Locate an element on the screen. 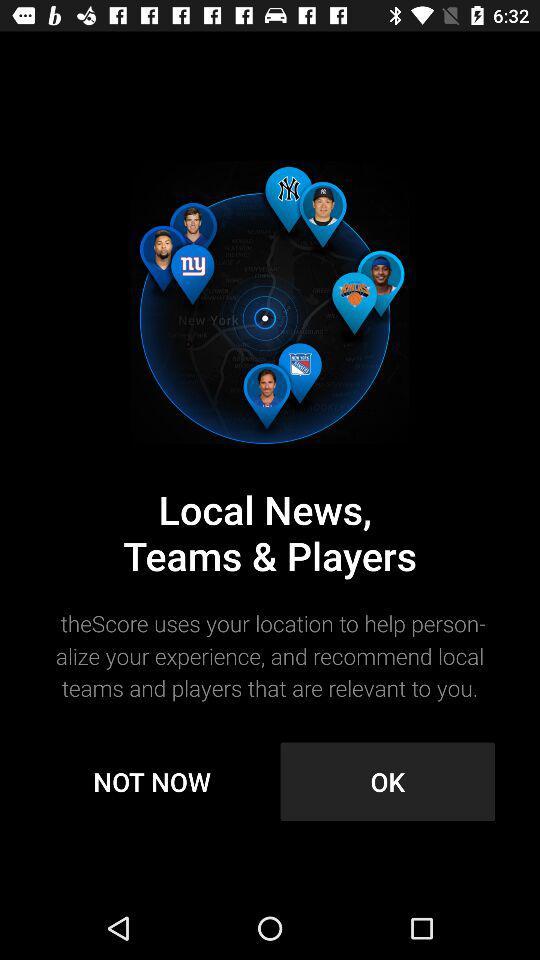 This screenshot has height=960, width=540. the not now at the bottom left corner is located at coordinates (151, 781).